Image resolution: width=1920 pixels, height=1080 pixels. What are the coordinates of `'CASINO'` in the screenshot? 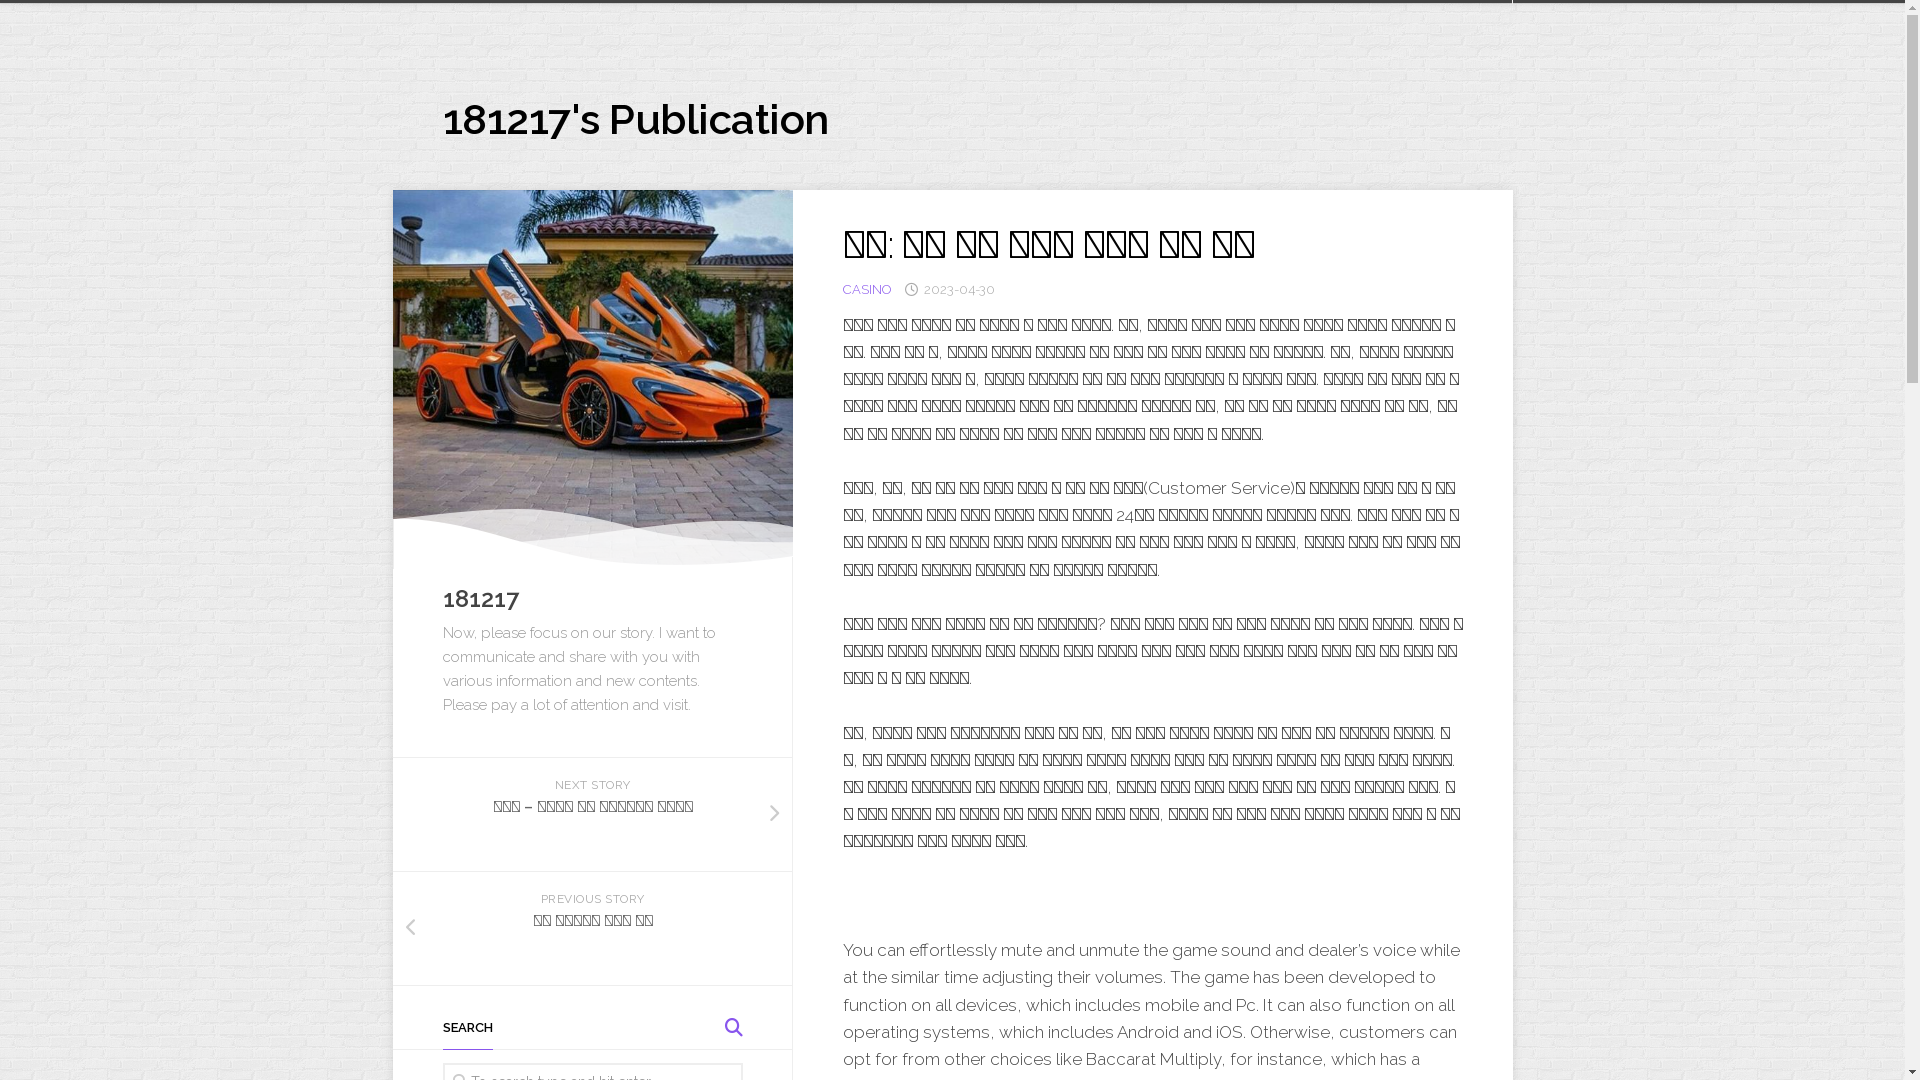 It's located at (865, 289).